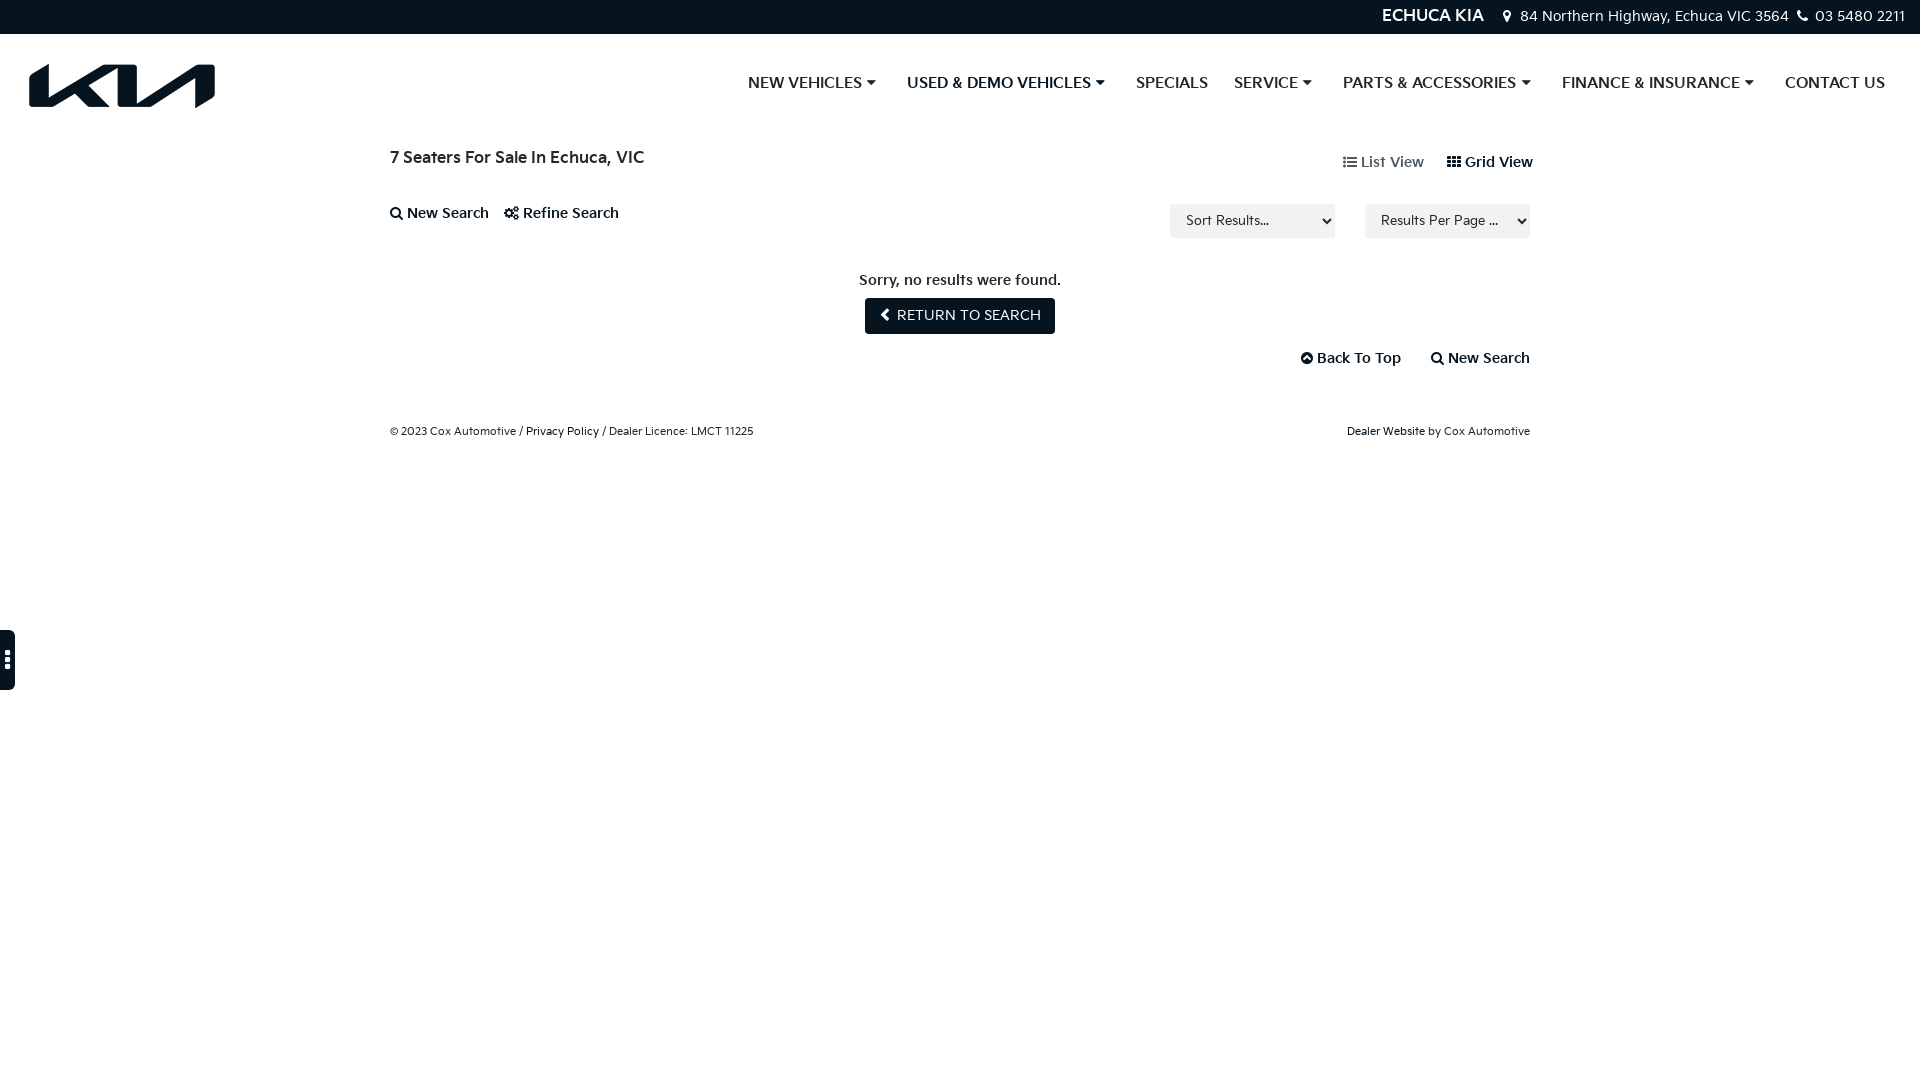  Describe the element at coordinates (1645, 16) in the screenshot. I see `'84 Northern Highway, Echuca VIC 3564'` at that location.